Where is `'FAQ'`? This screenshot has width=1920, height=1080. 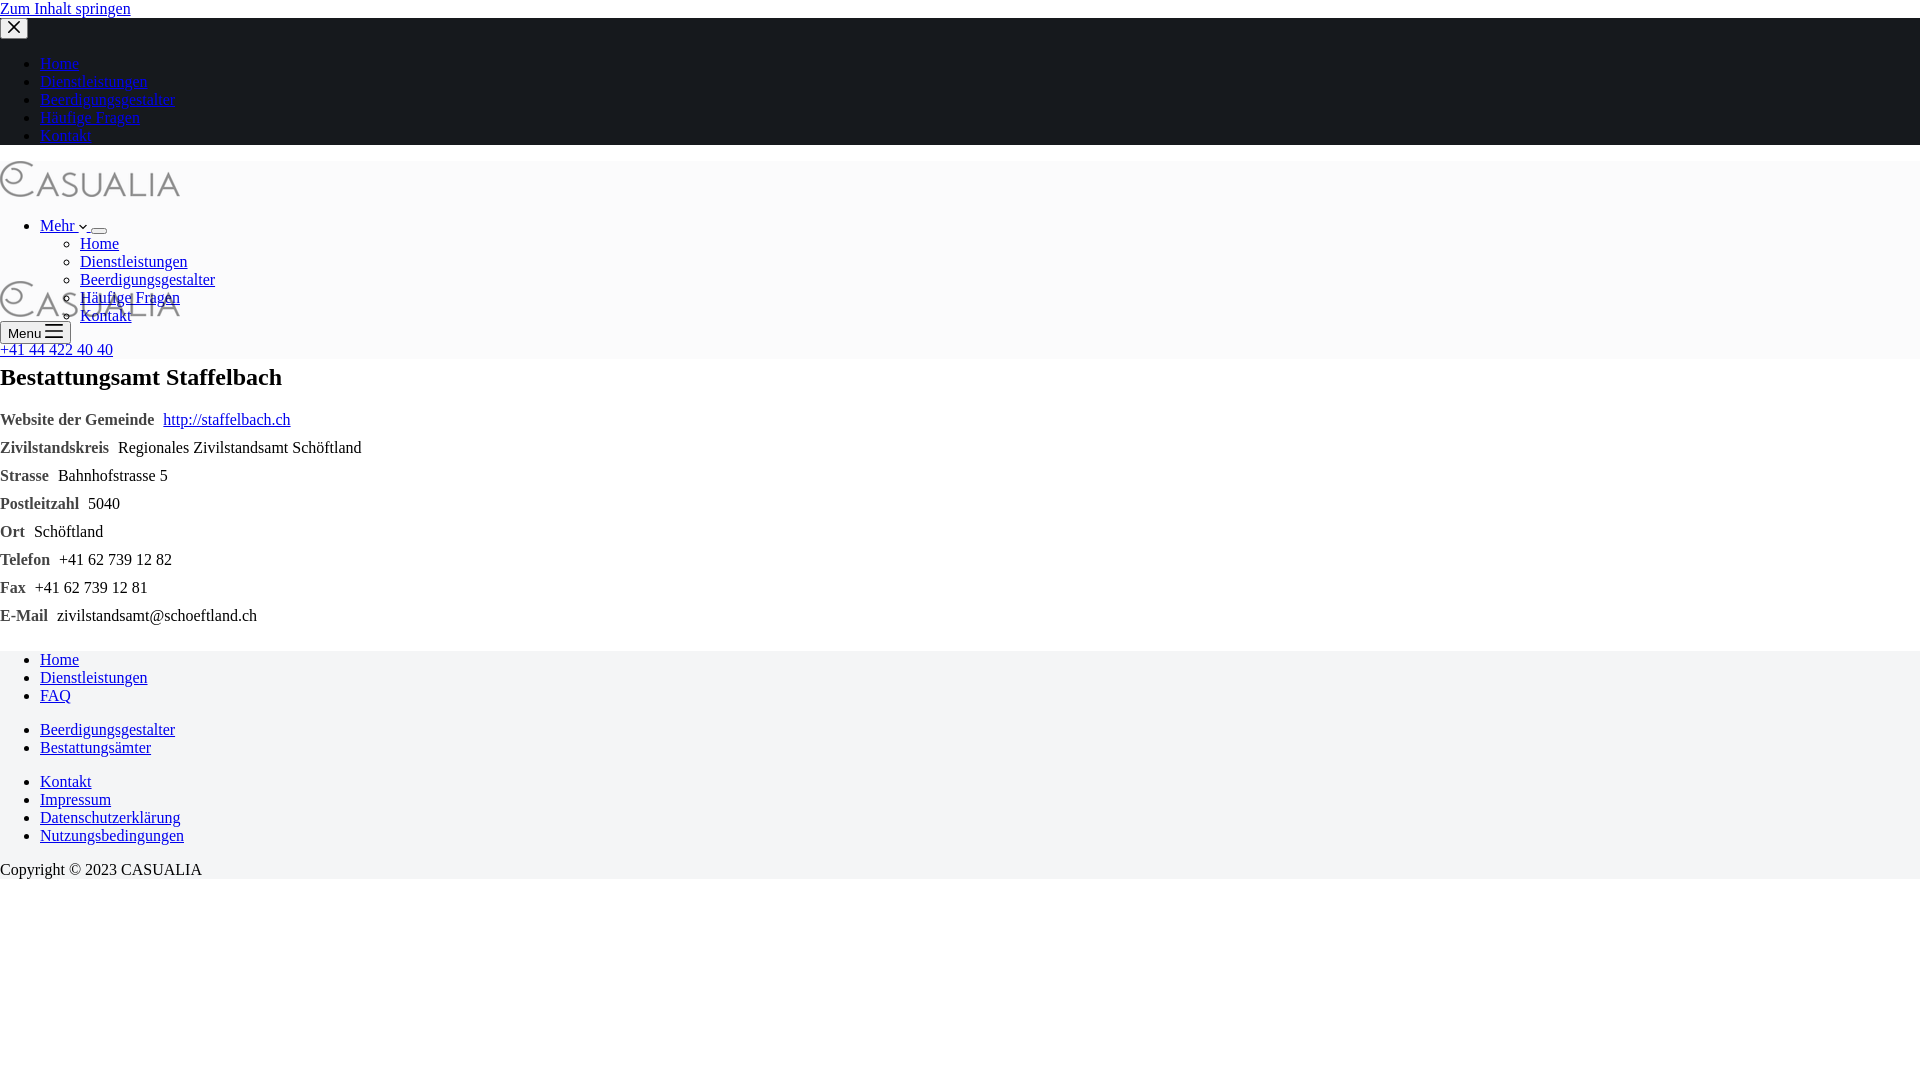
'FAQ' is located at coordinates (55, 694).